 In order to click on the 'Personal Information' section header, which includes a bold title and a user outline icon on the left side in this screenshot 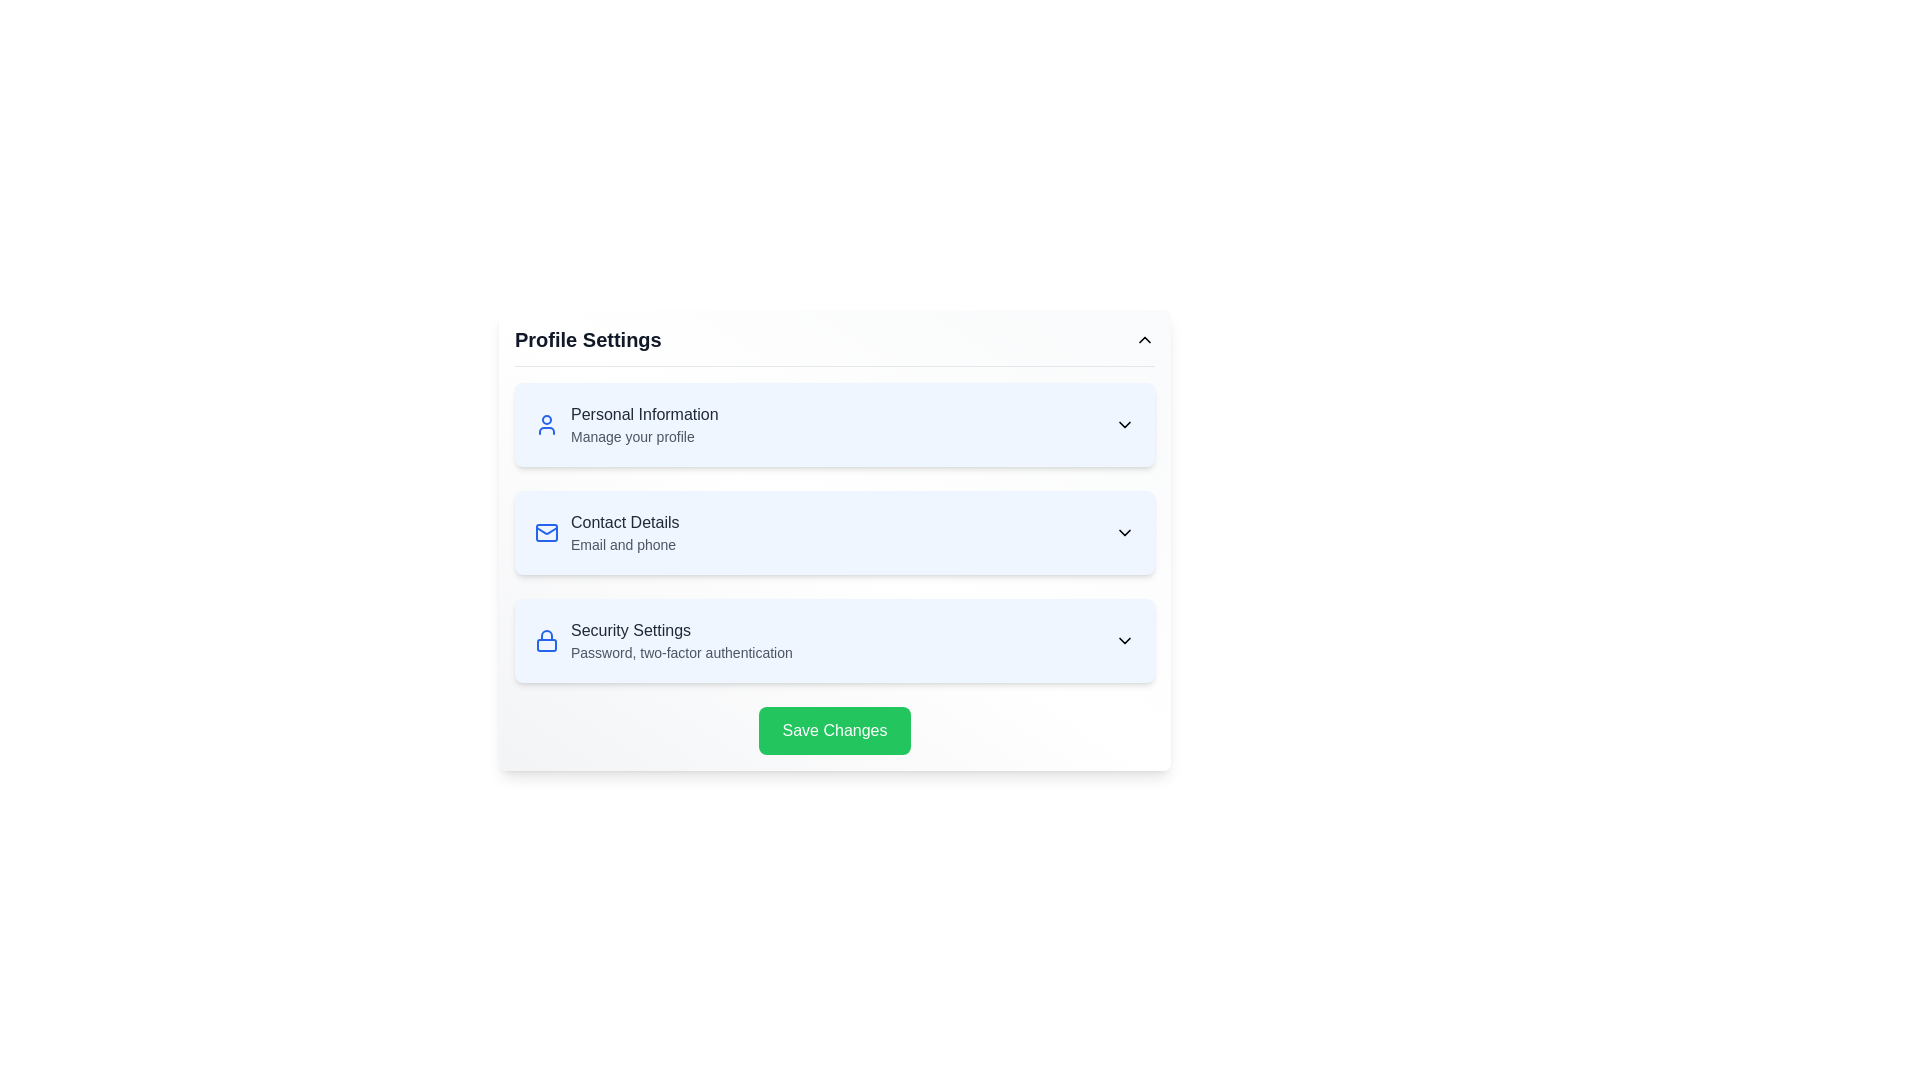, I will do `click(625, 423)`.